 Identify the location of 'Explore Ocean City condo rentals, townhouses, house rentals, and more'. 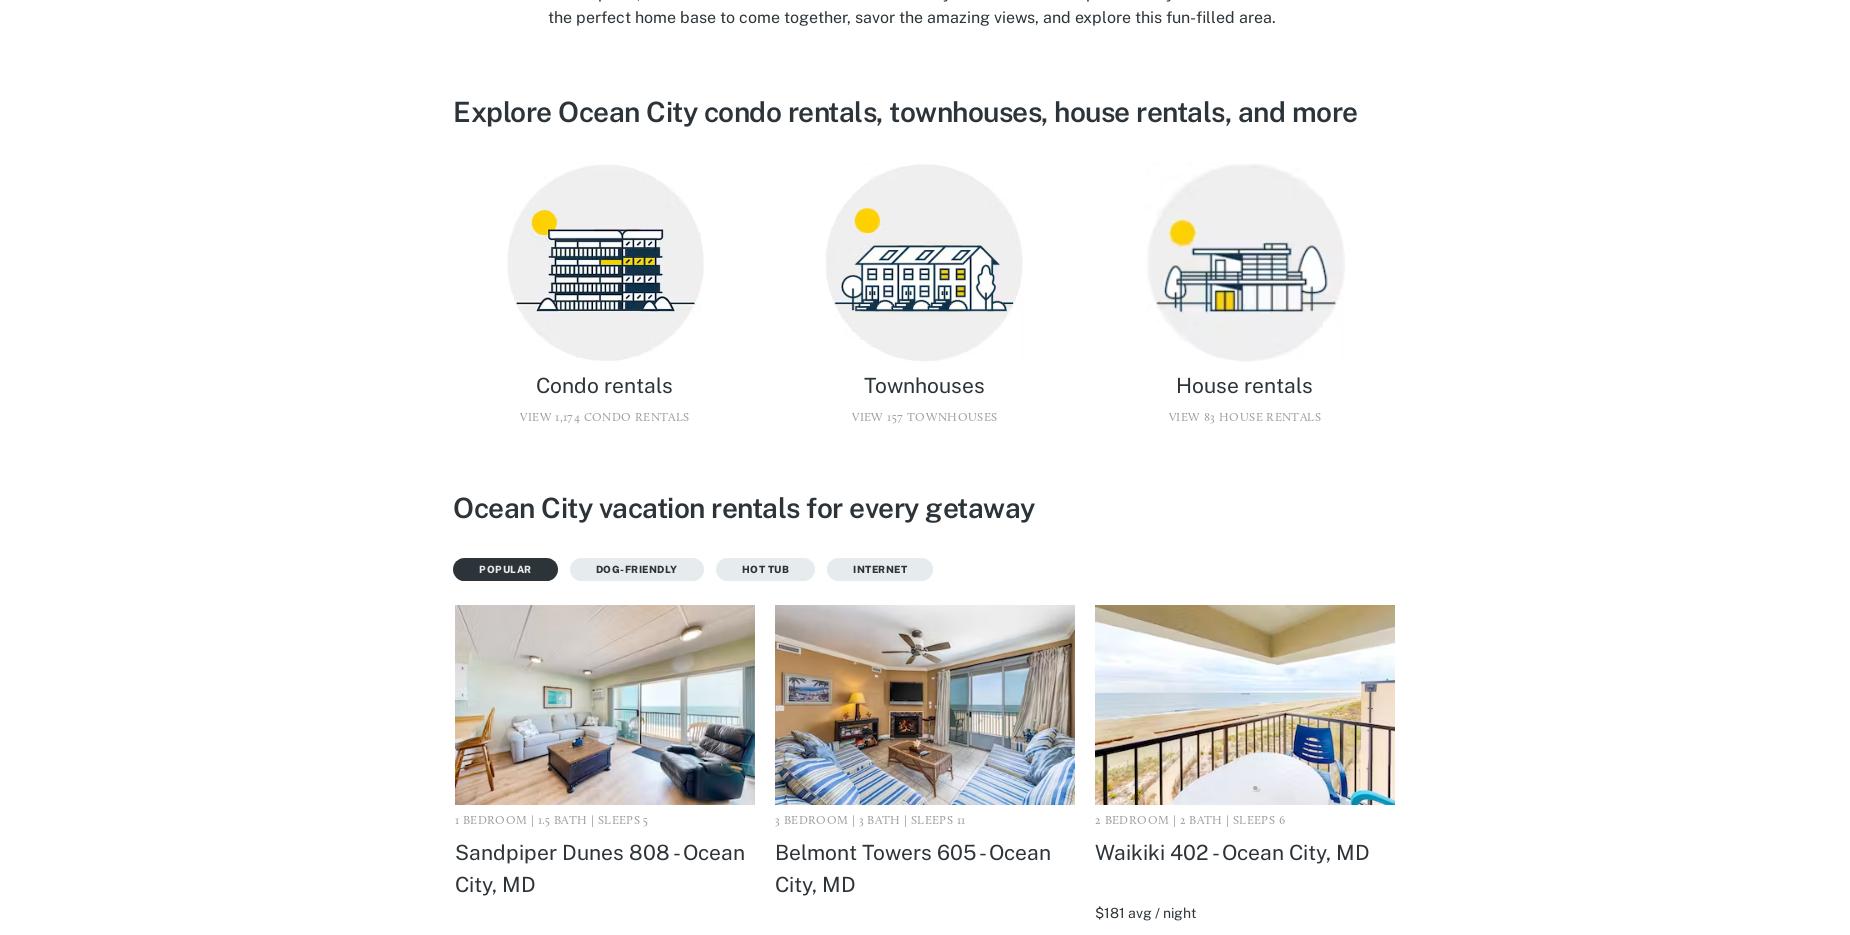
(905, 109).